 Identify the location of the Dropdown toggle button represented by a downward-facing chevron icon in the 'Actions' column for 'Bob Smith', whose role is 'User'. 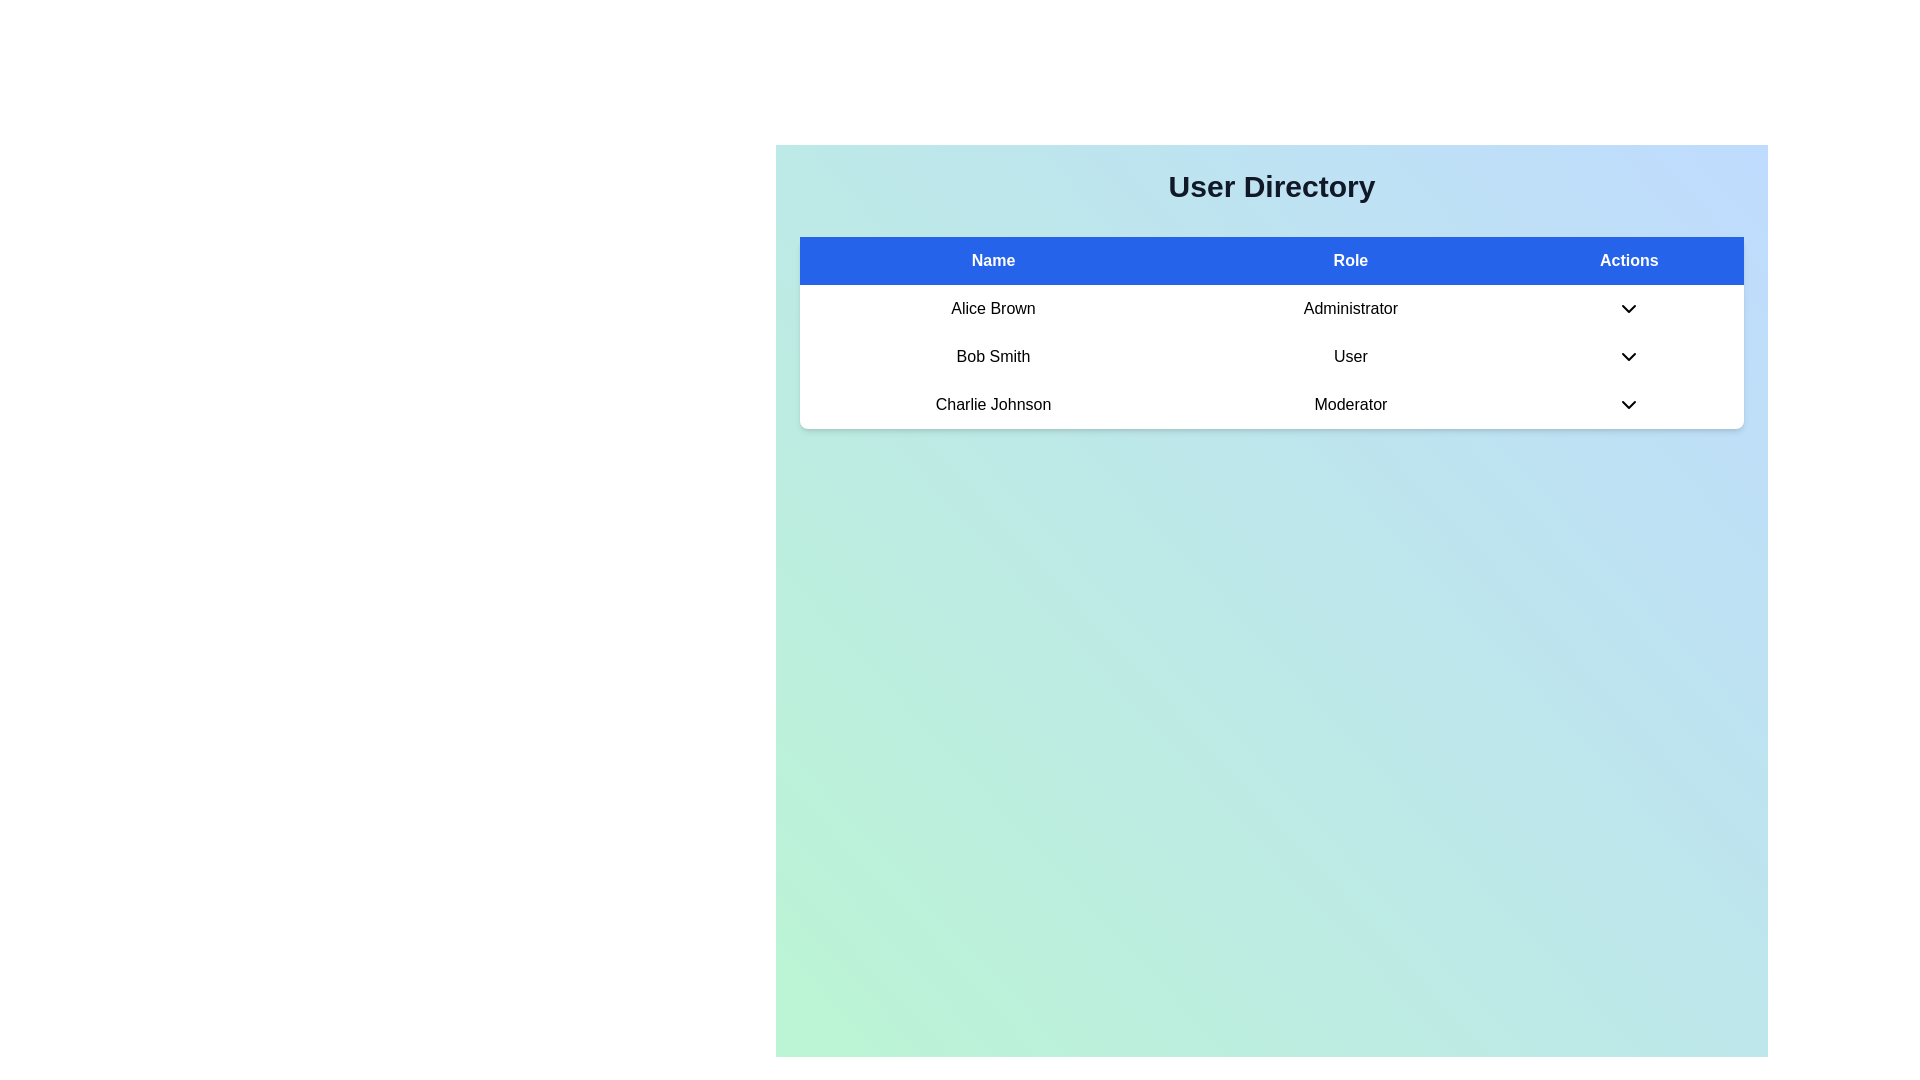
(1629, 356).